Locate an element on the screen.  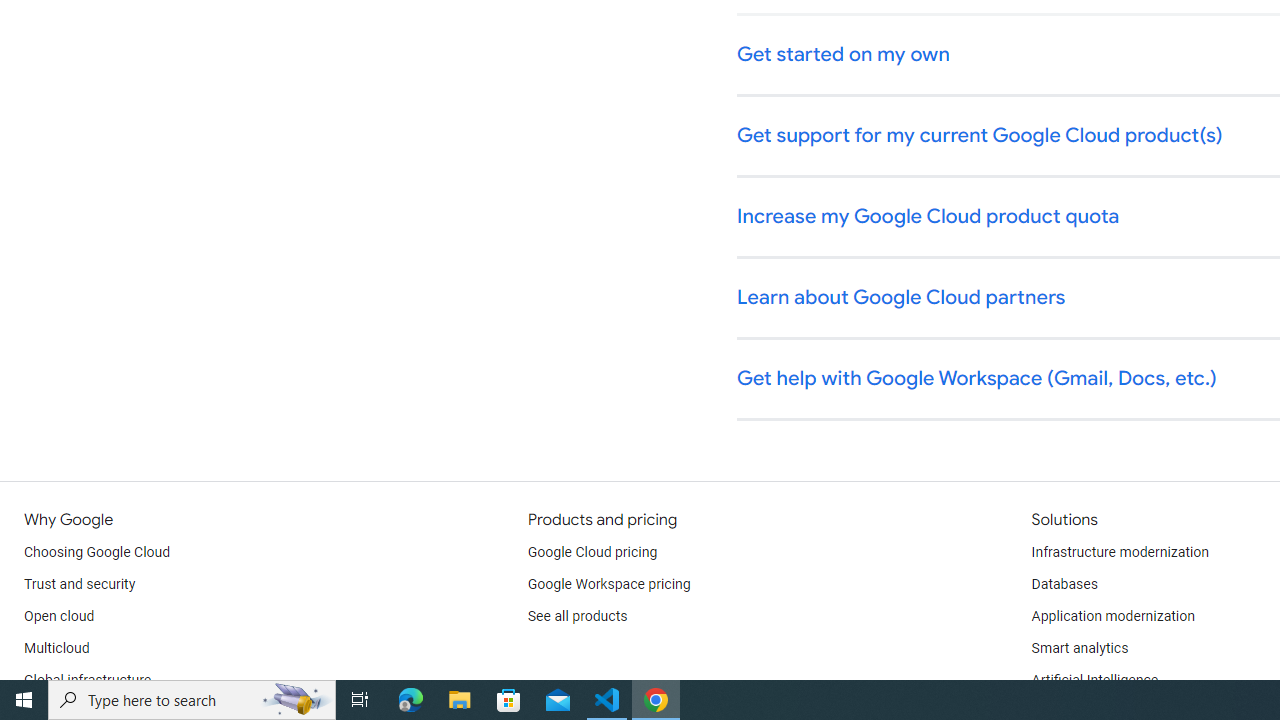
'Open cloud' is located at coordinates (59, 616).